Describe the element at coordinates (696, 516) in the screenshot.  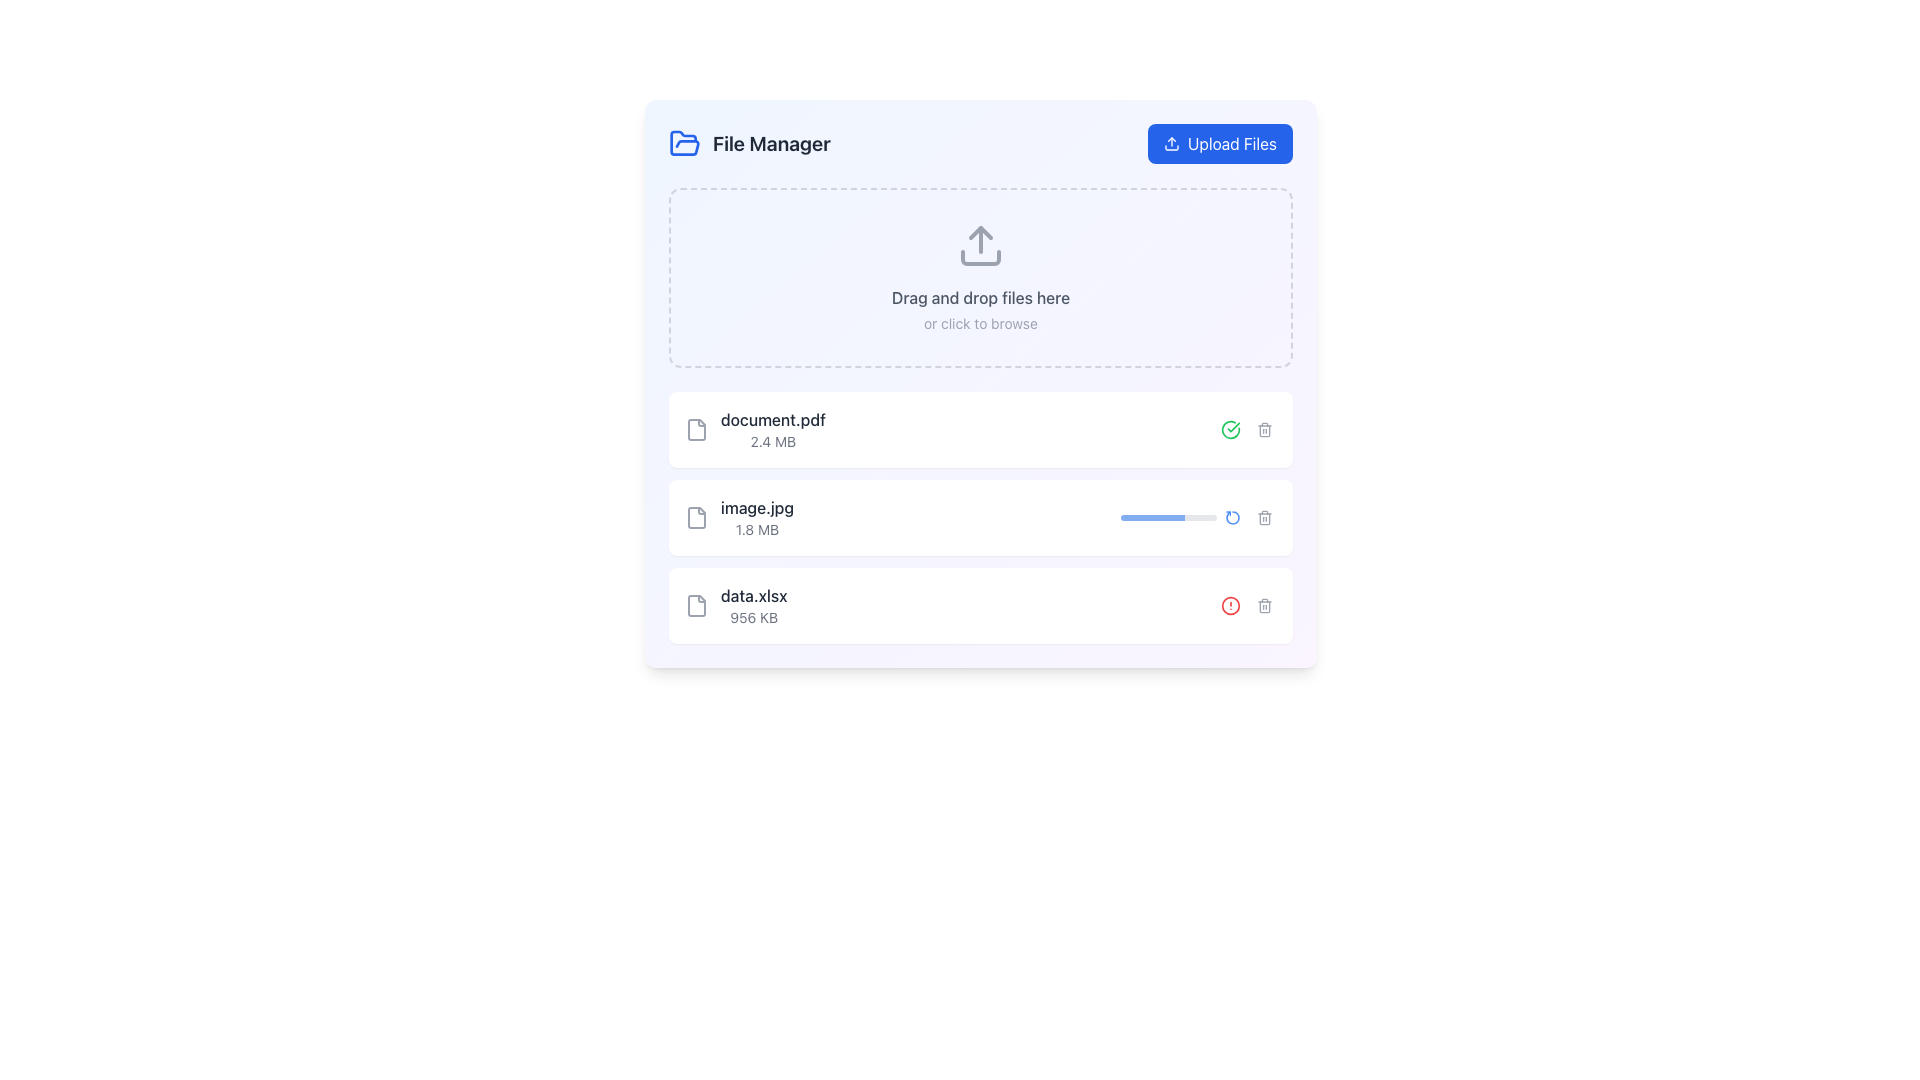
I see `the file icon styled as a document outline located next to the label 'image.jpg' in the second slot of the file list` at that location.